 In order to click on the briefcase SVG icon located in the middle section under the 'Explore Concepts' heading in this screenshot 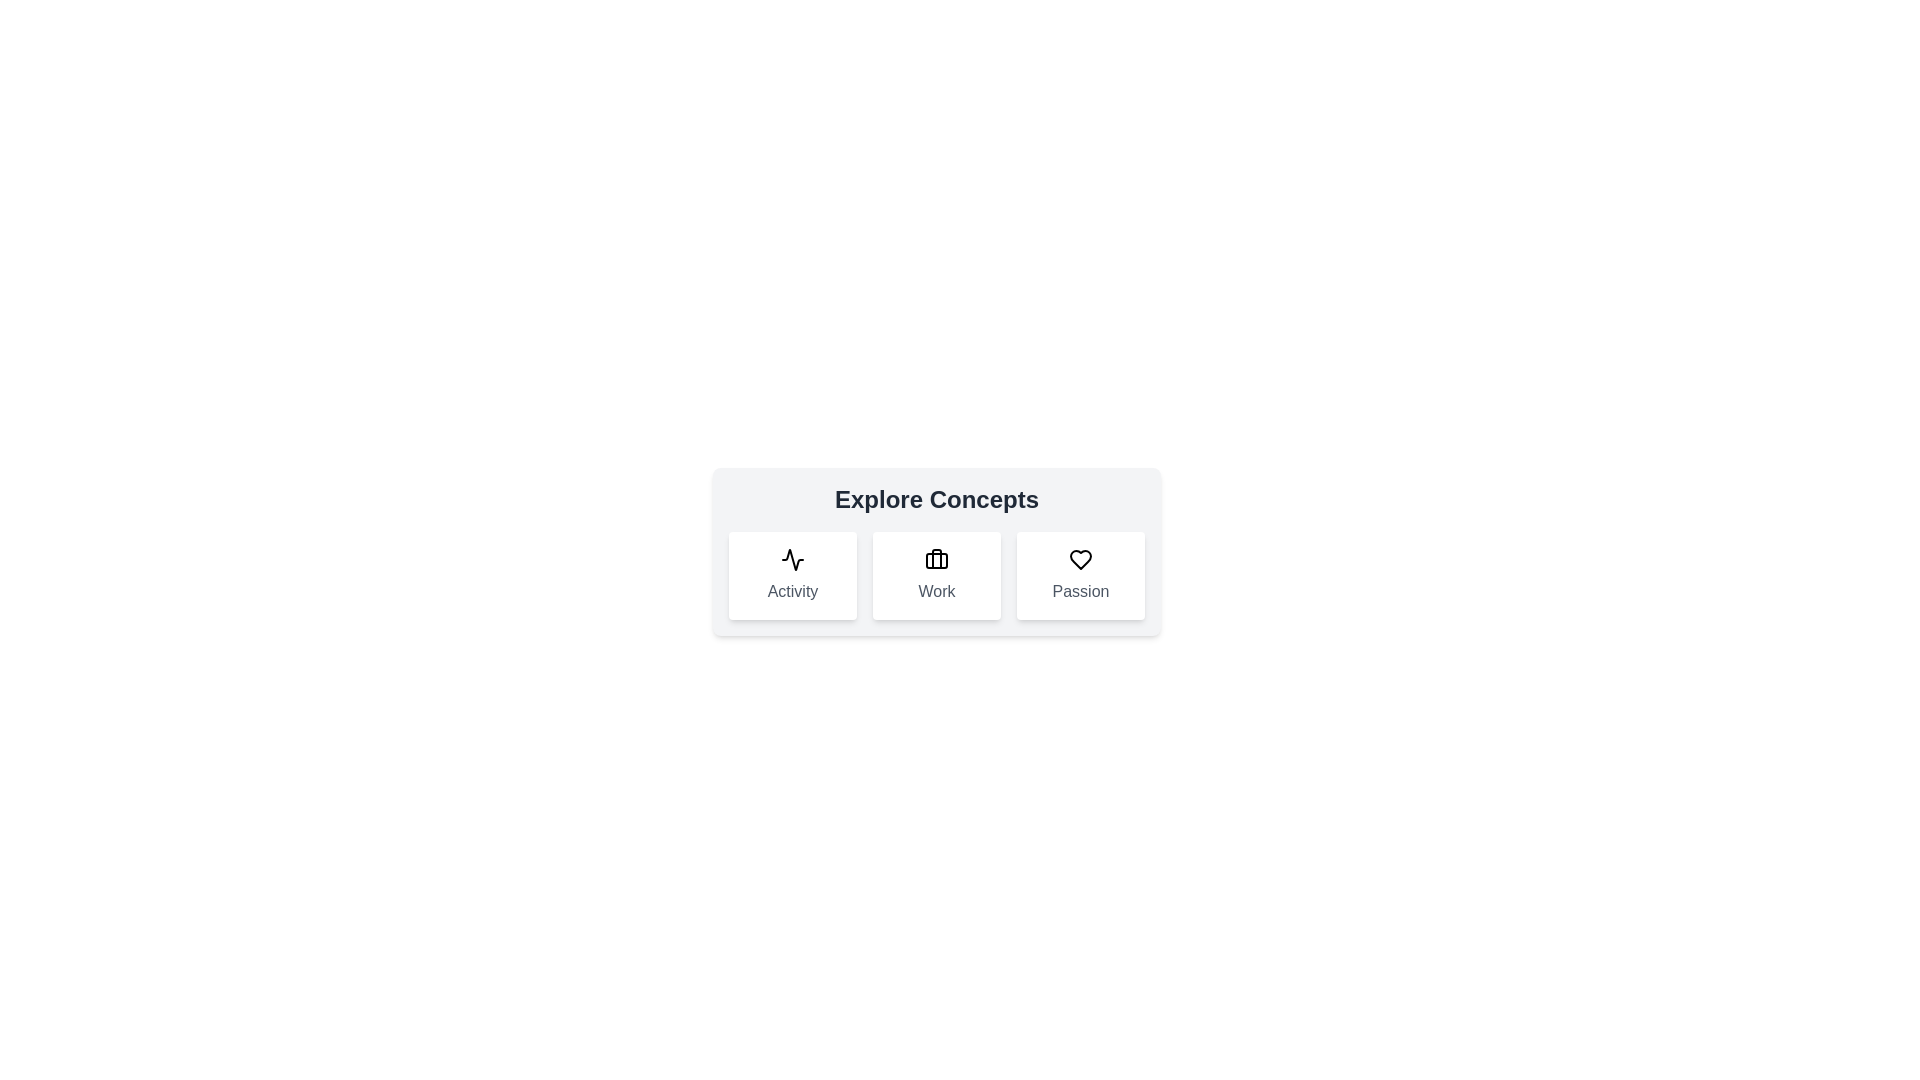, I will do `click(935, 559)`.